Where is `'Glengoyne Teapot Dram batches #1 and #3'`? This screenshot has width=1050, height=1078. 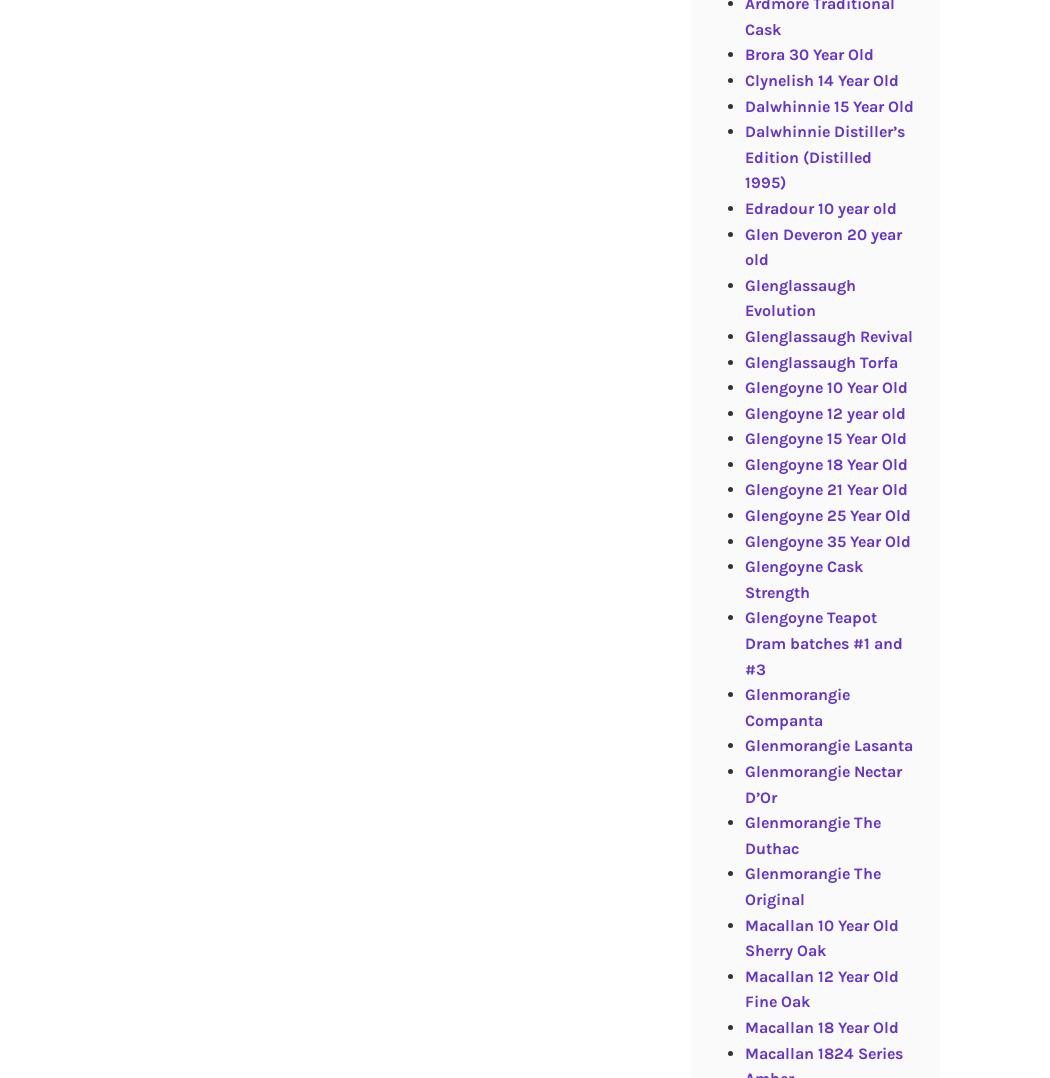
'Glengoyne Teapot Dram batches #1 and #3' is located at coordinates (821, 642).